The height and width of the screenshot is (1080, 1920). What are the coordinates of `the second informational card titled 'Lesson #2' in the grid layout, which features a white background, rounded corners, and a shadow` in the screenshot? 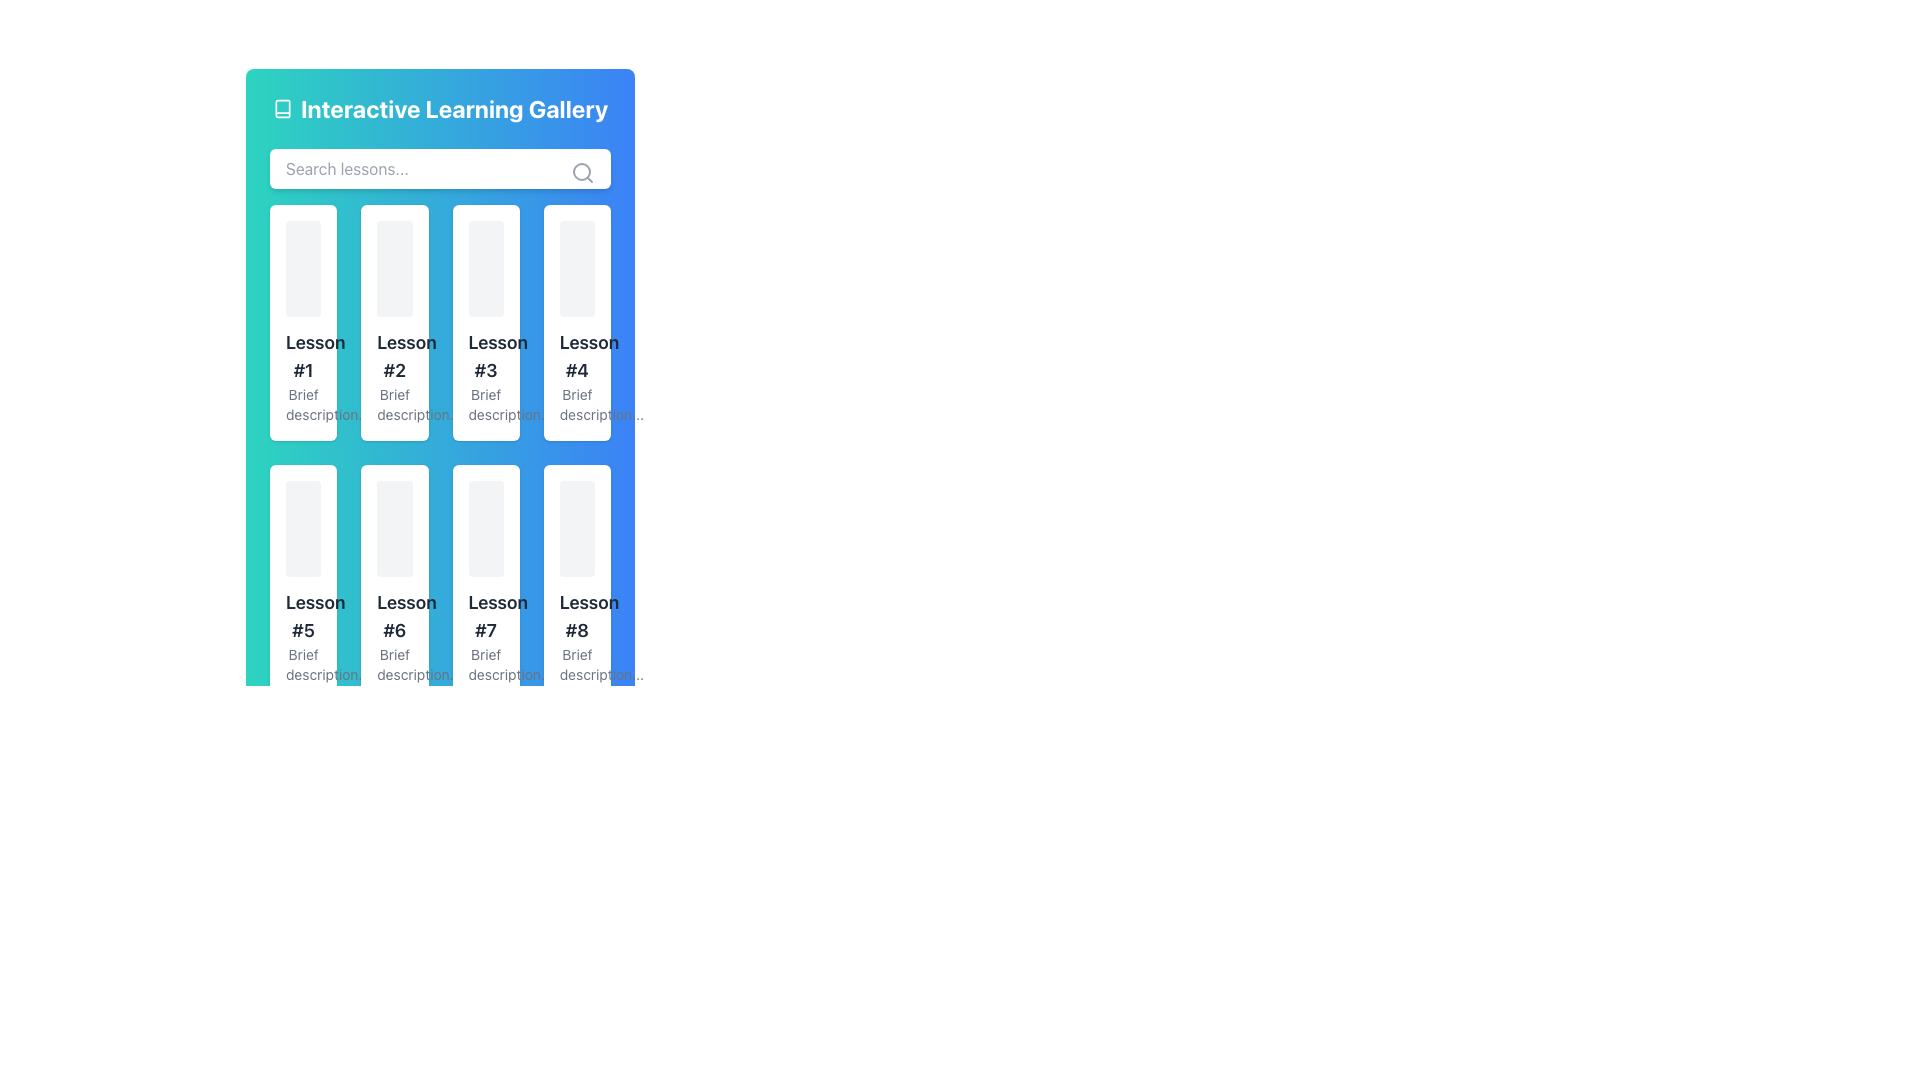 It's located at (394, 322).